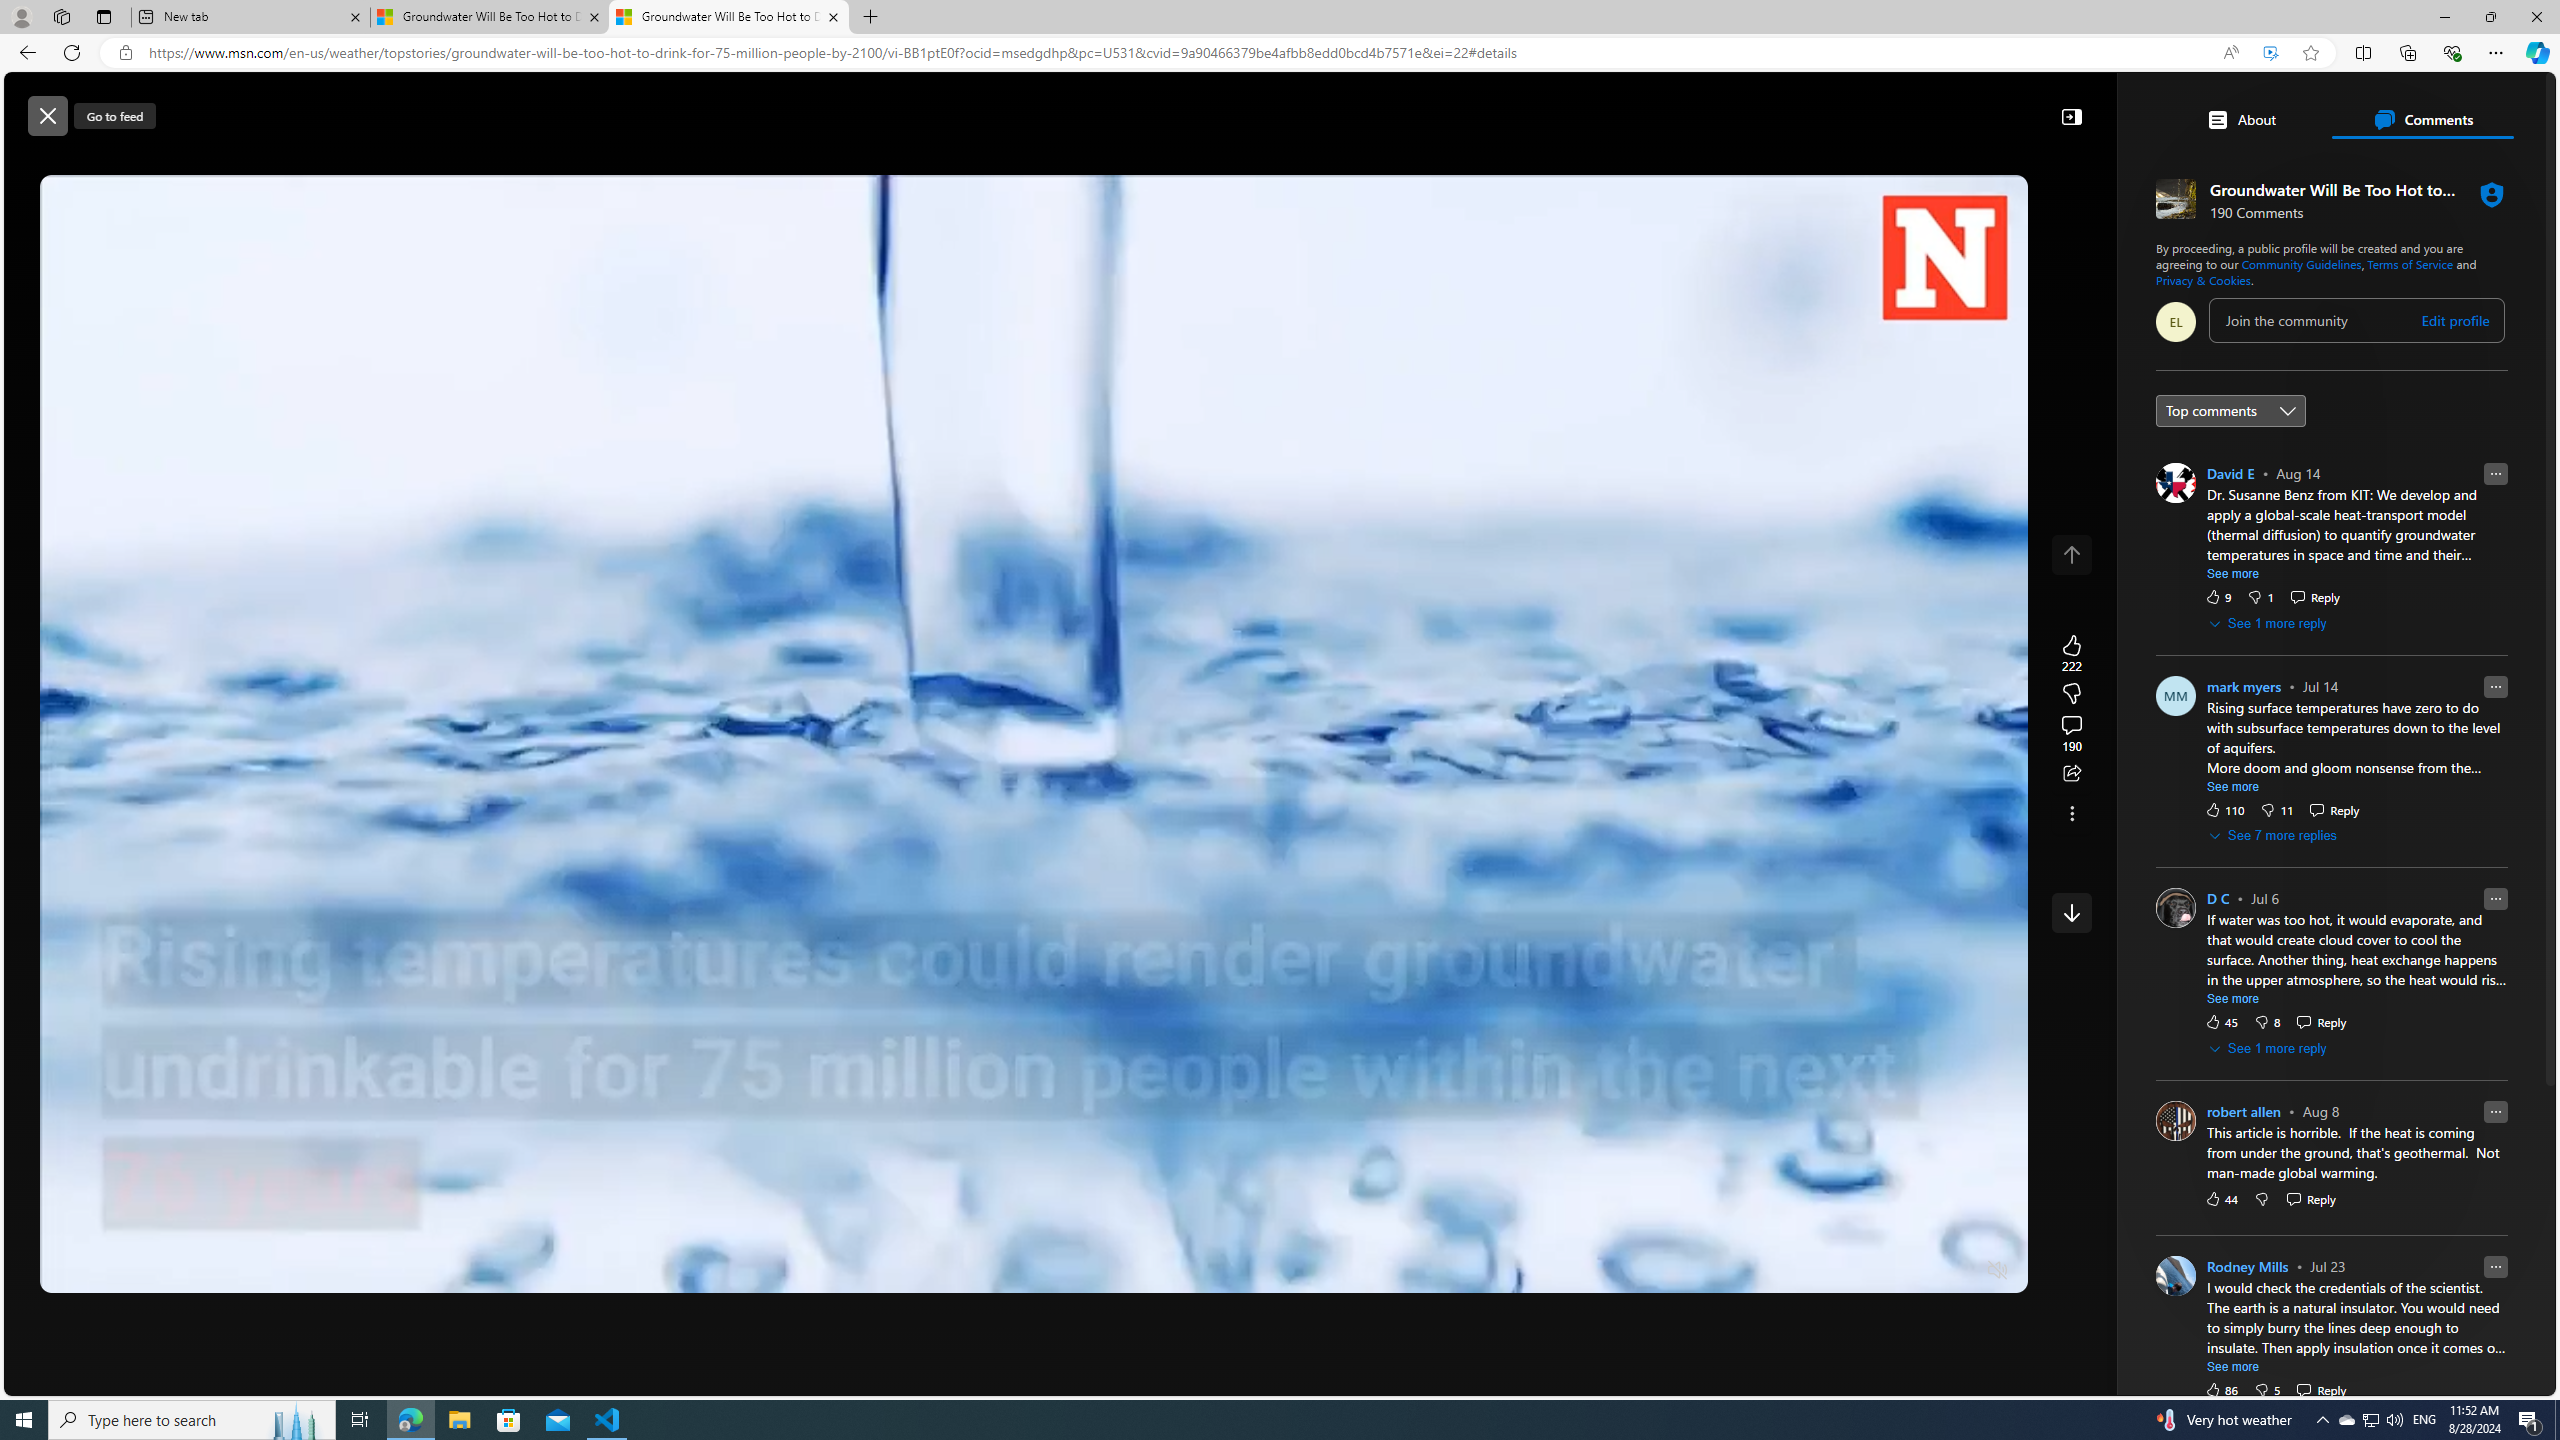 Image resolution: width=2560 pixels, height=1440 pixels. Describe the element at coordinates (2511, 106) in the screenshot. I see `'Open settings'` at that location.